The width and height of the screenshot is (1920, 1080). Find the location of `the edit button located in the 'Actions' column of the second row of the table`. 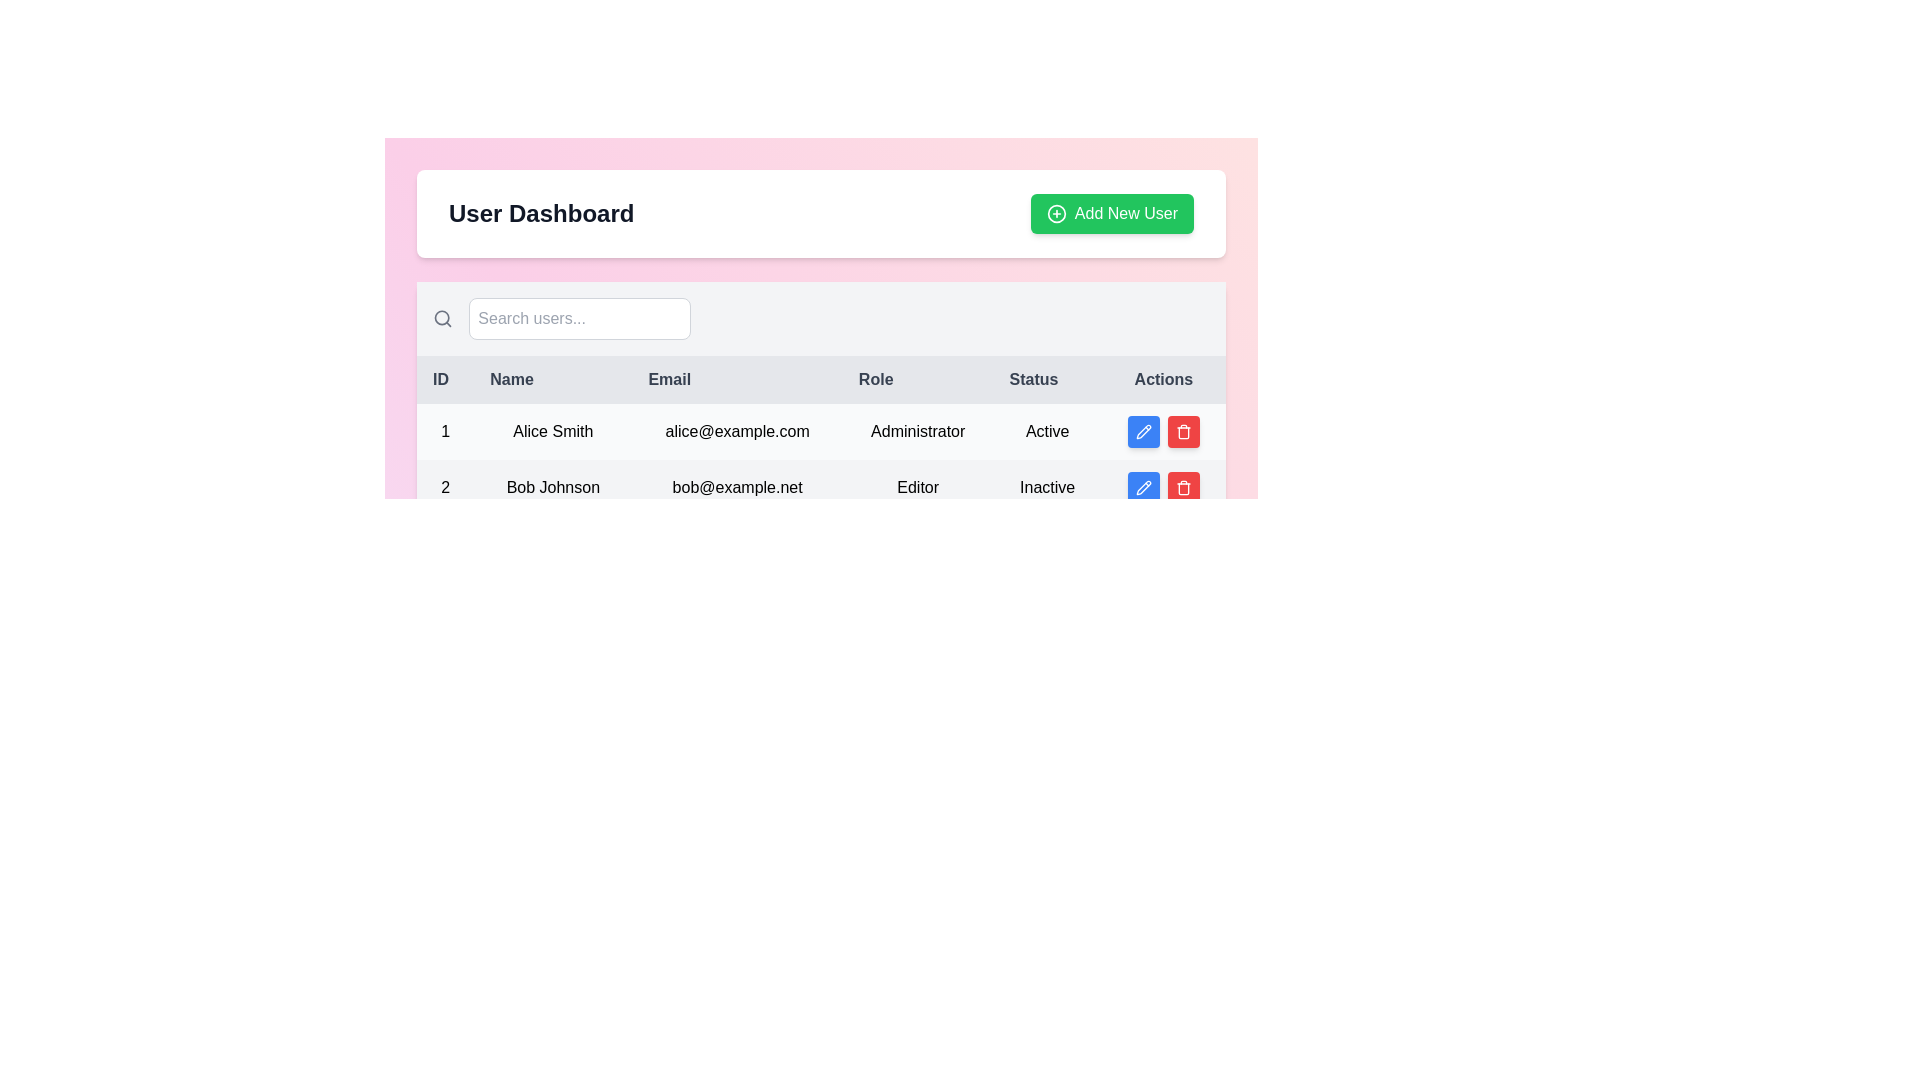

the edit button located in the 'Actions' column of the second row of the table is located at coordinates (1143, 488).